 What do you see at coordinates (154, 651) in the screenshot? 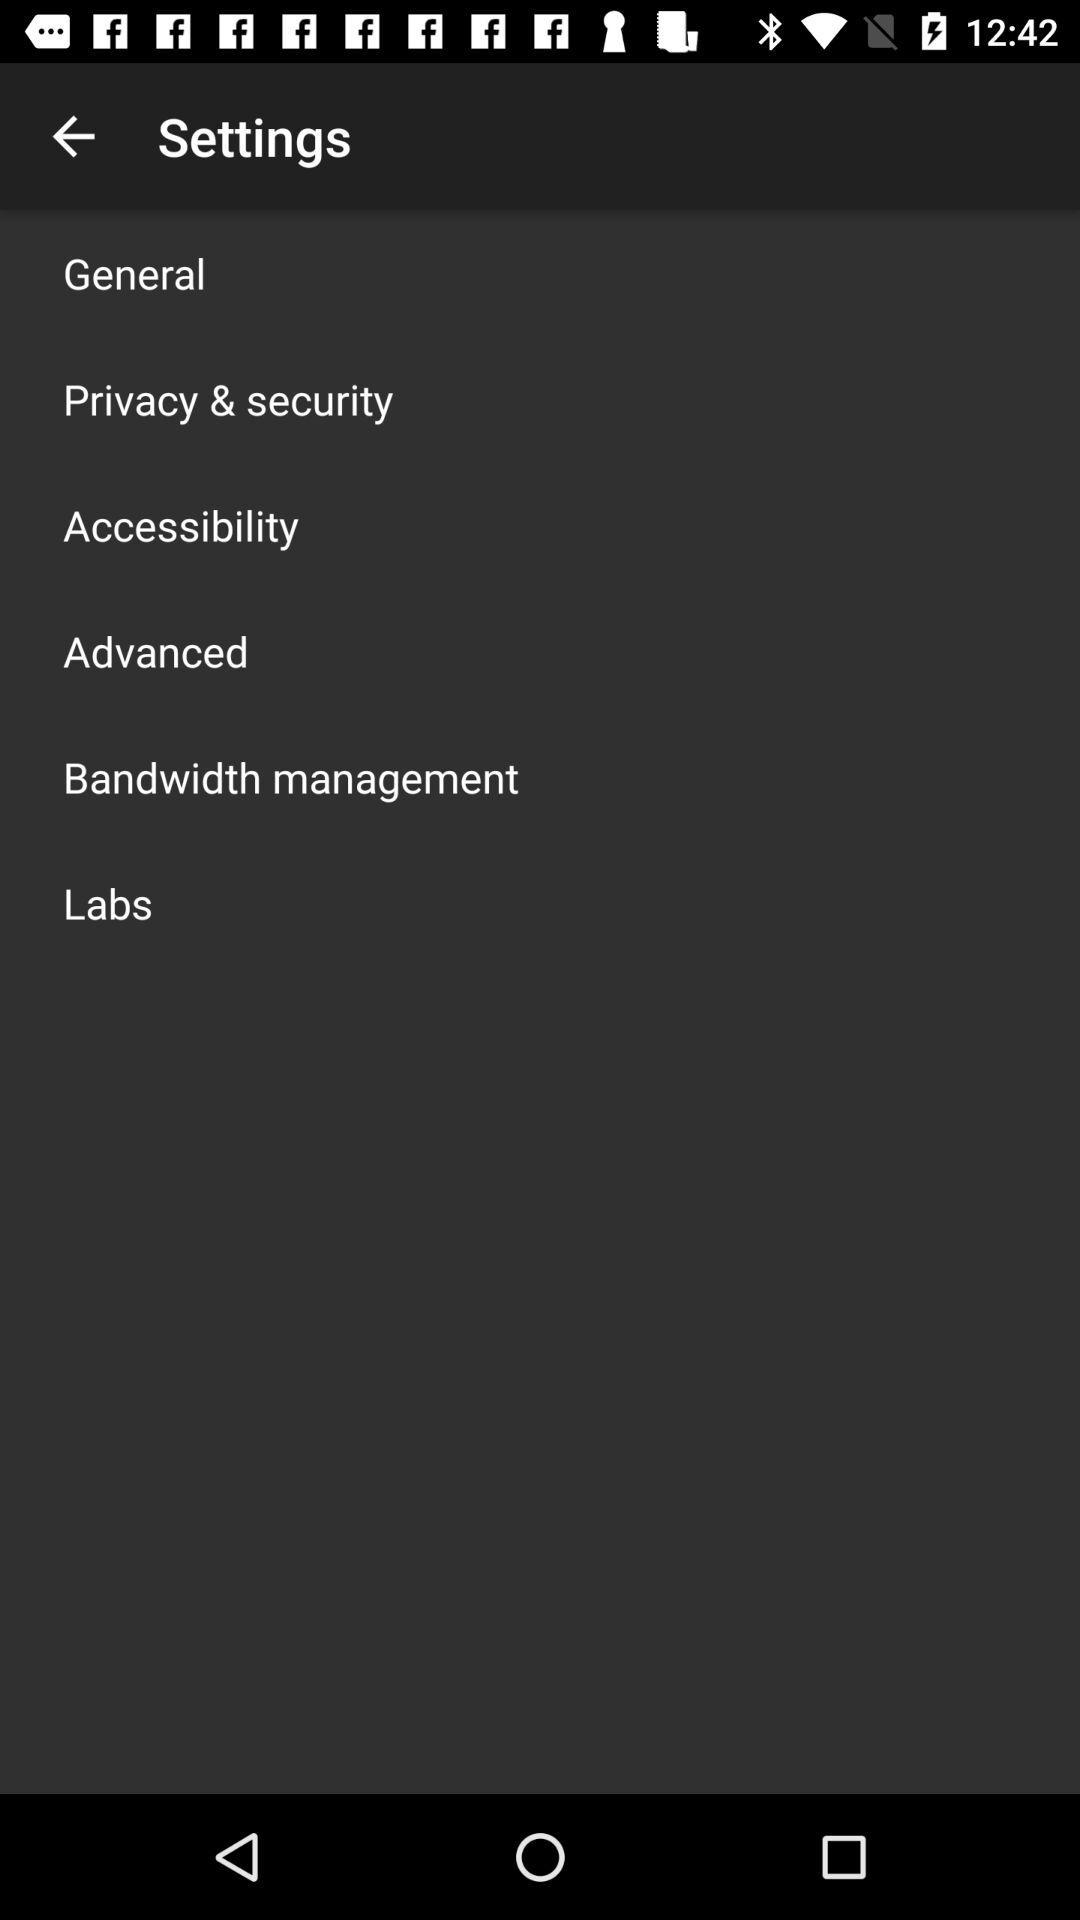
I see `app above bandwidth management app` at bounding box center [154, 651].